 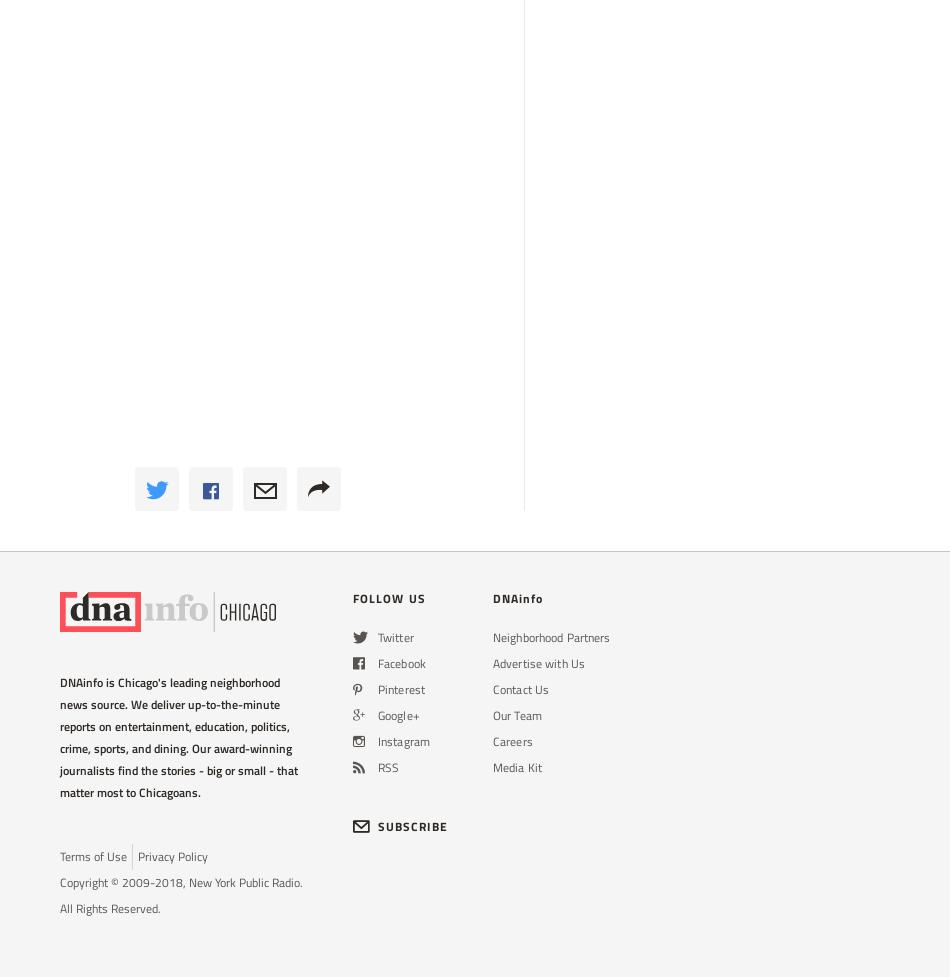 I want to click on 'Neighborhood Partners', so click(x=551, y=636).